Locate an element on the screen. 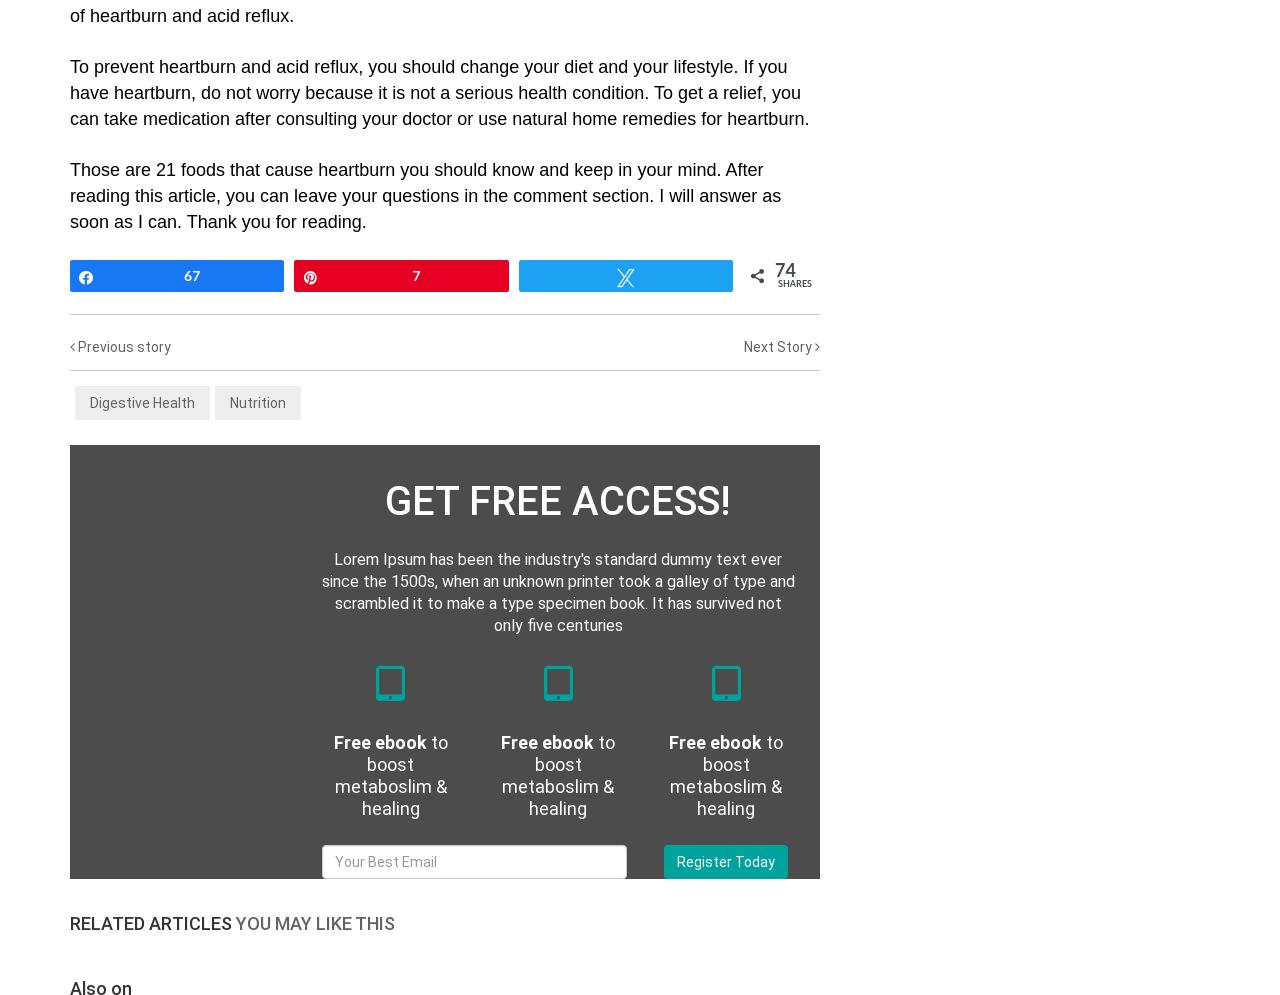 The image size is (1280, 995). 'Lorem Ipsum has been the industry's standard dummy text ever since the 1500s, when an unknown printer took a galley of type and scrambled it to make a type specimen book. It has survived not only five centuries' is located at coordinates (557, 591).